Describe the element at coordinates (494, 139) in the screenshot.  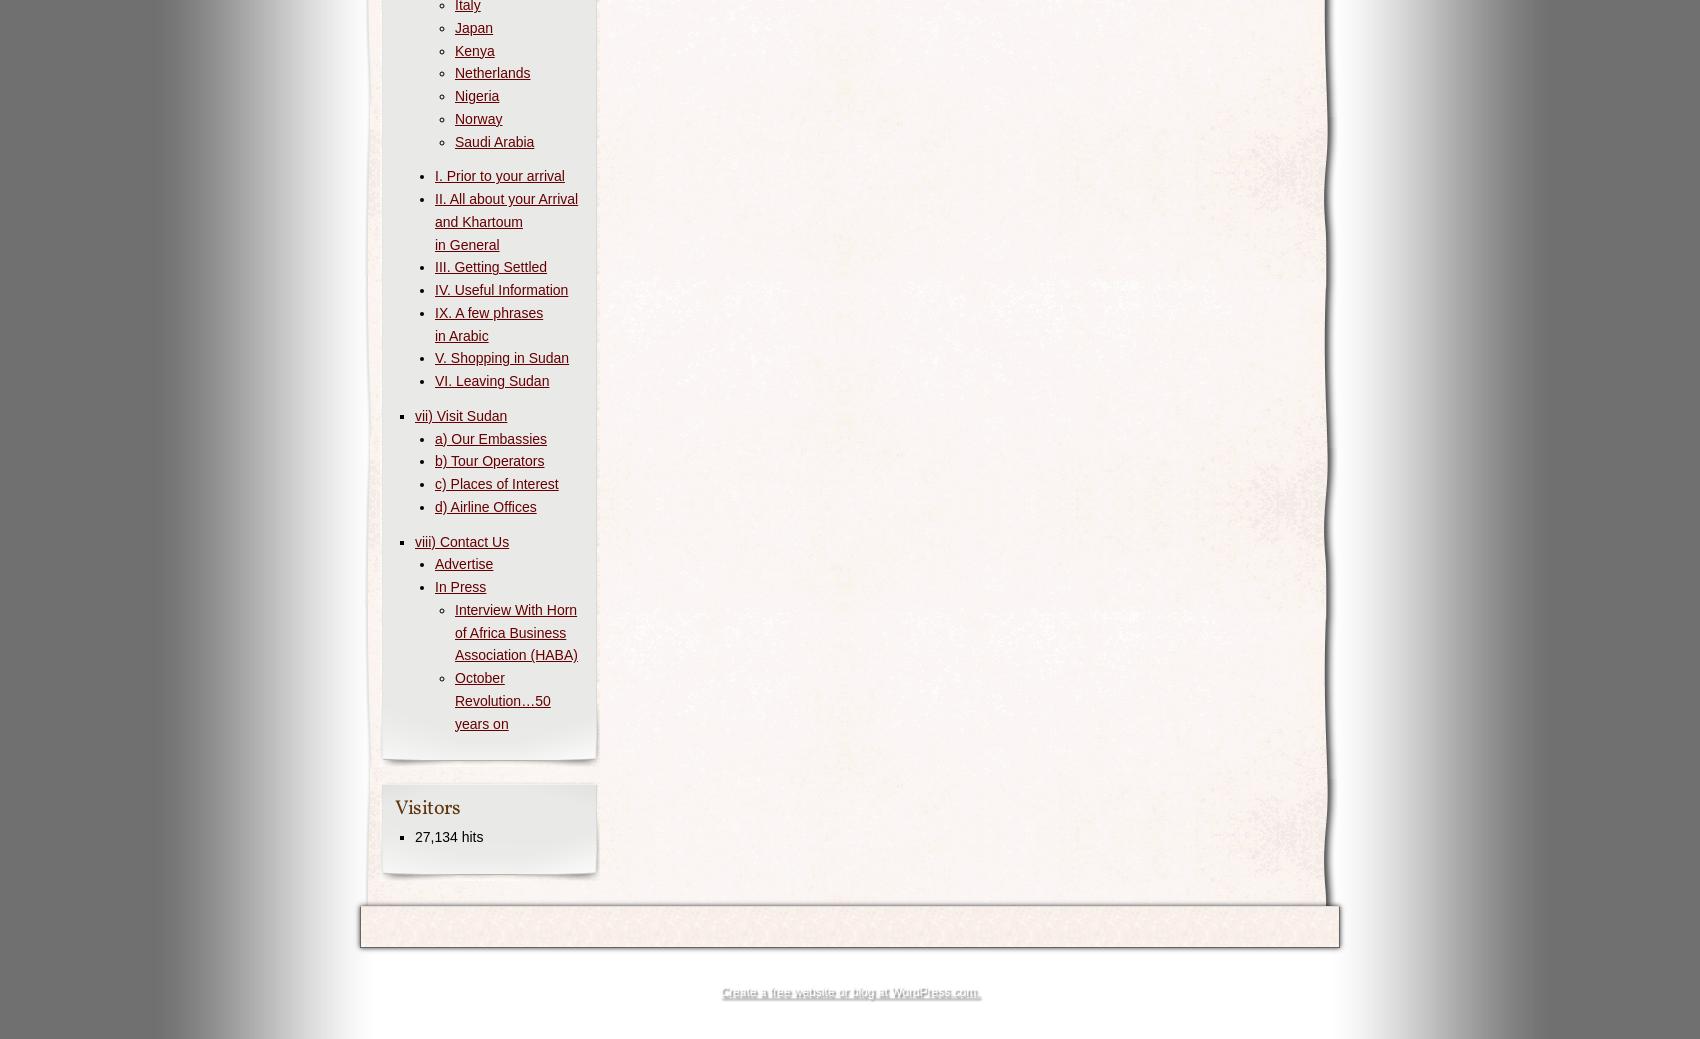
I see `'Saudi Arabia'` at that location.